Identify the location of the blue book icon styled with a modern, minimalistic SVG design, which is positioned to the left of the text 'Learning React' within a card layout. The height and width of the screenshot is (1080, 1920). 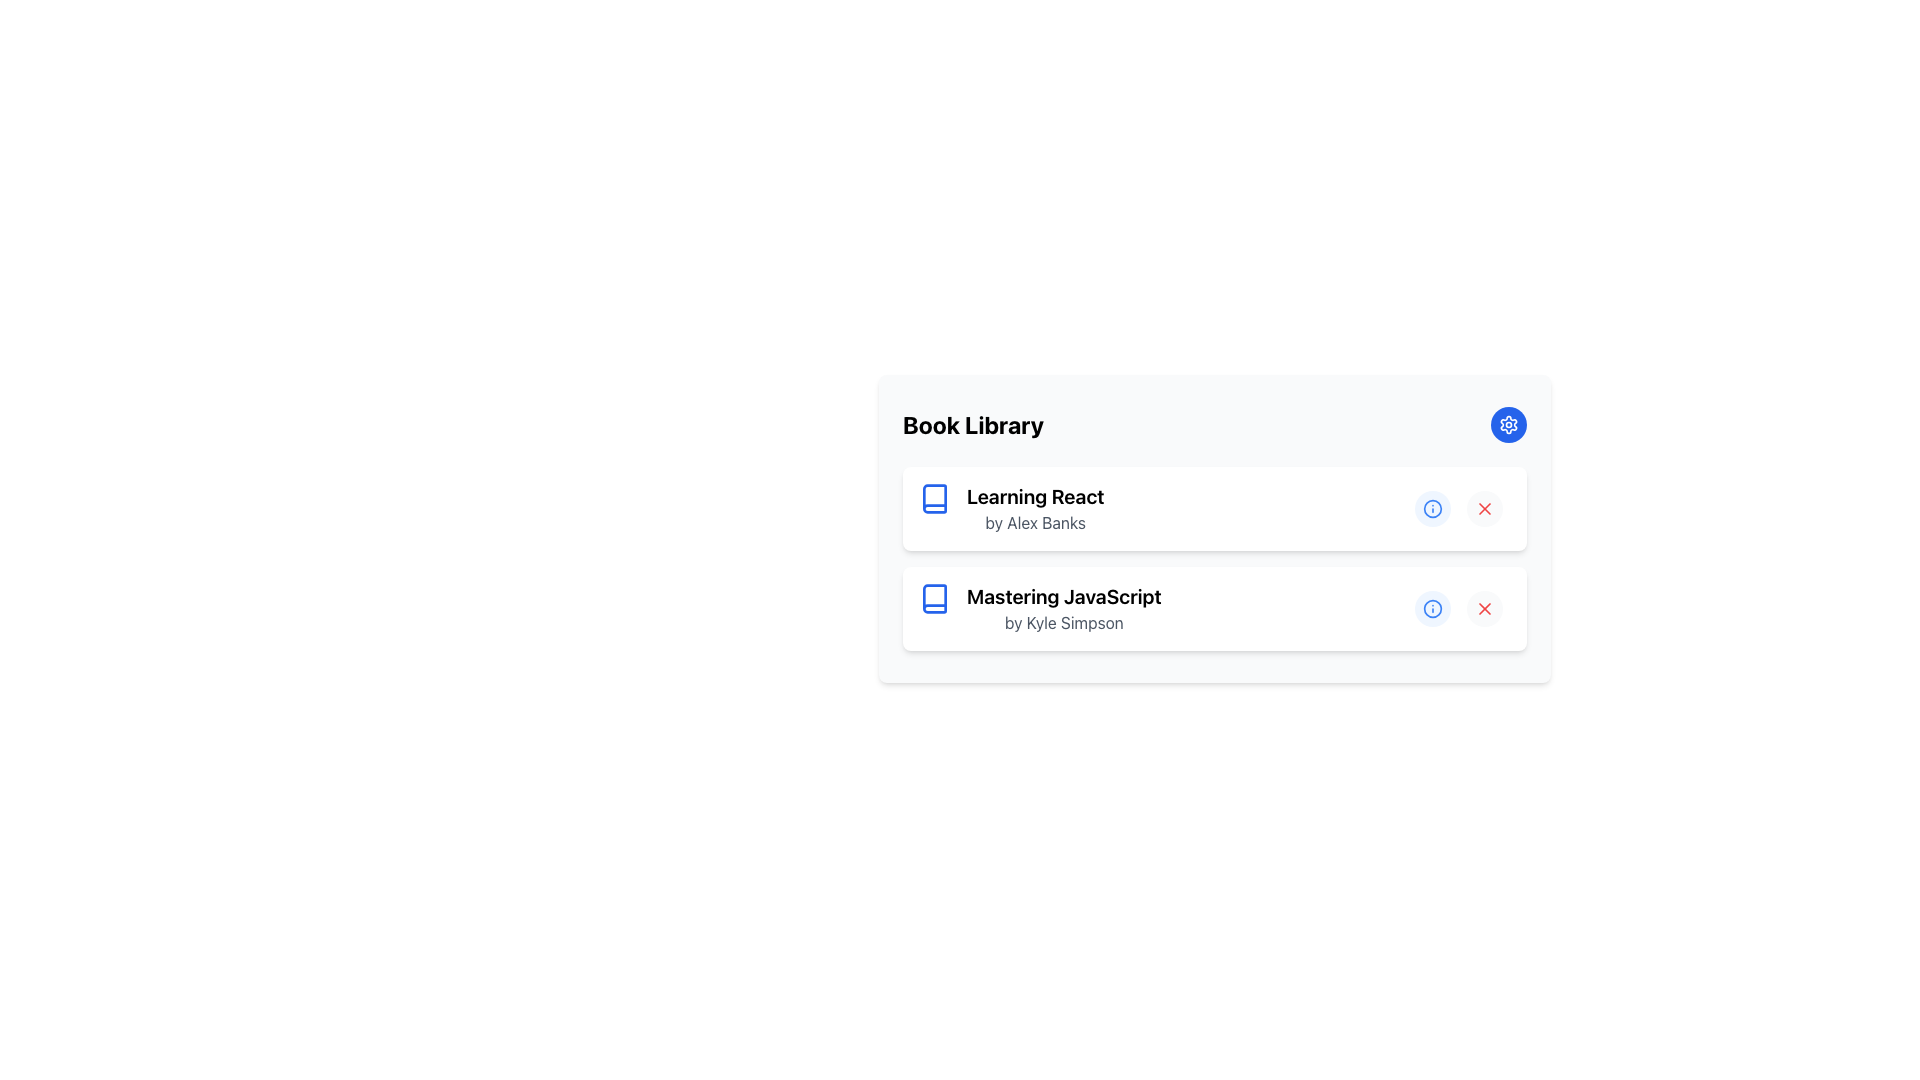
(934, 497).